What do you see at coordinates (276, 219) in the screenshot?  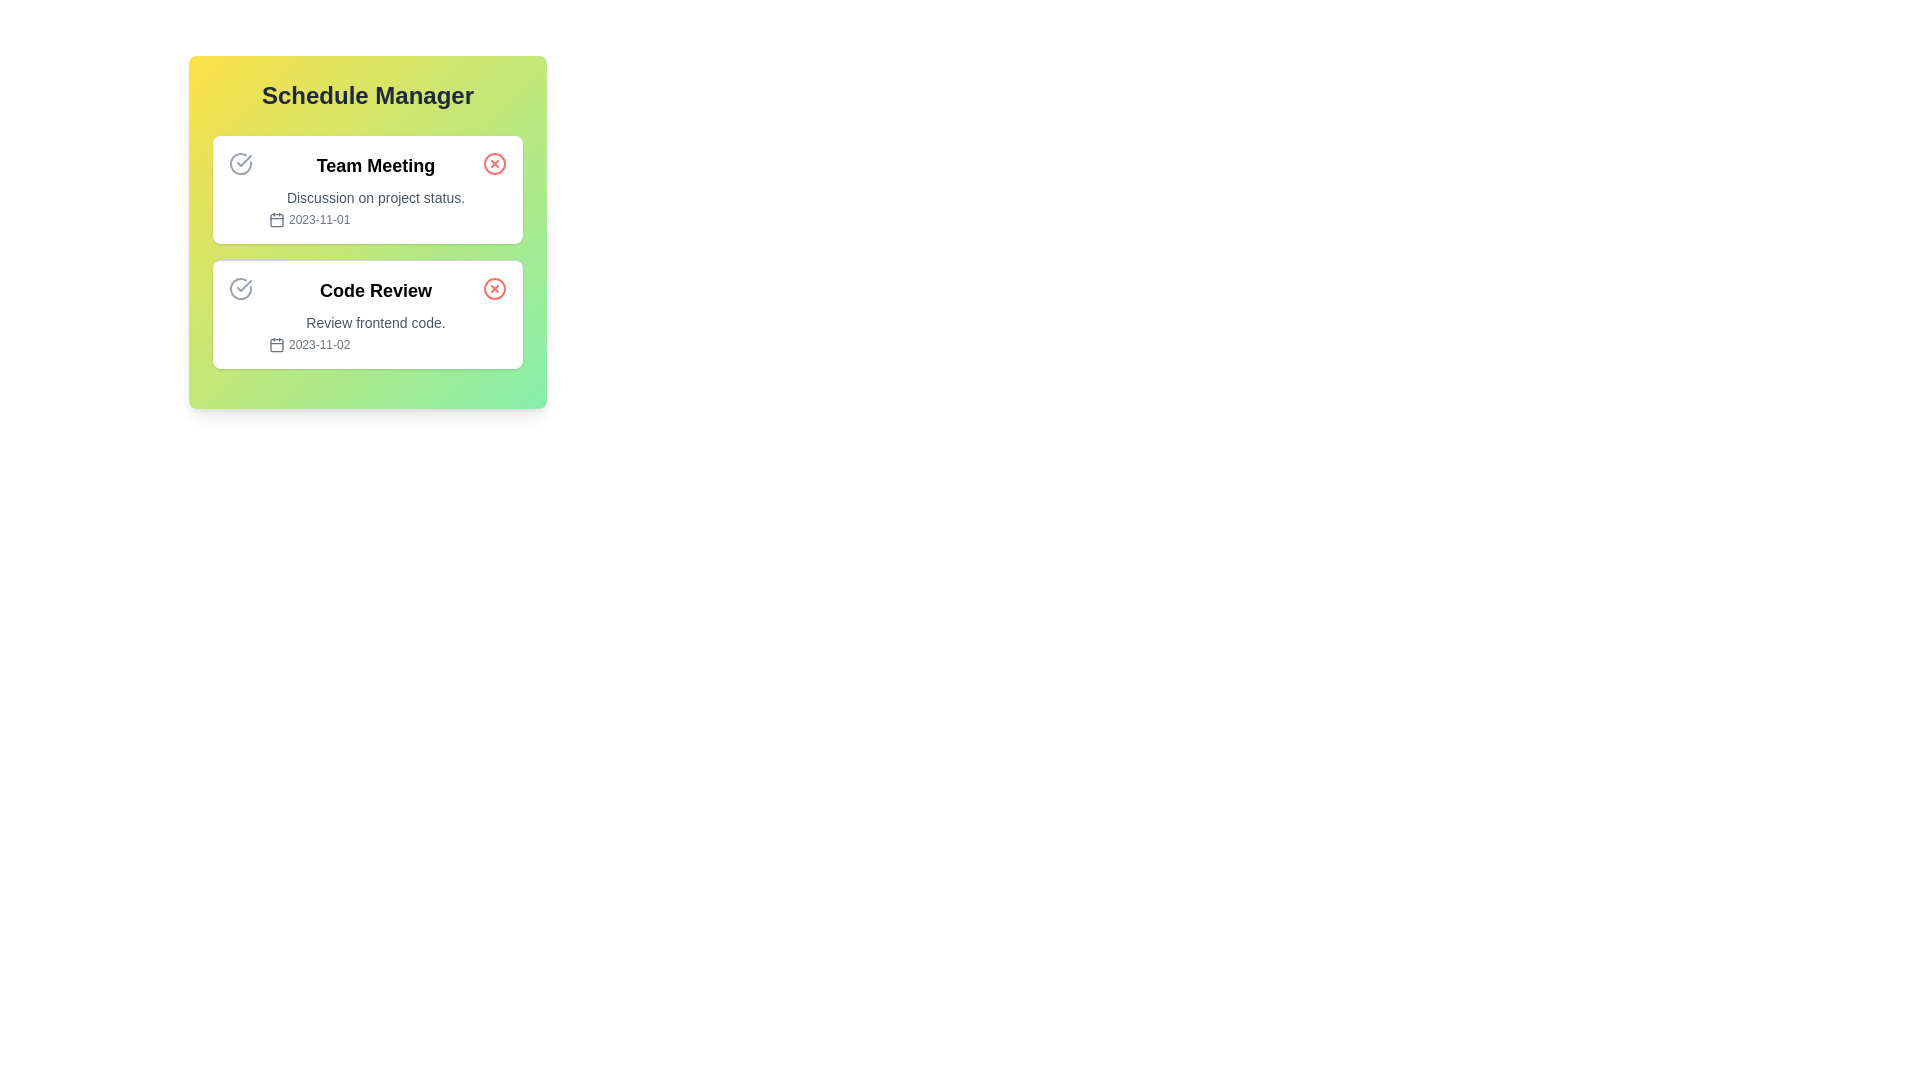 I see `the informative date icon representing '2023-11-01' in the description section of the first entry in the 'Schedule Manager' card interface` at bounding box center [276, 219].